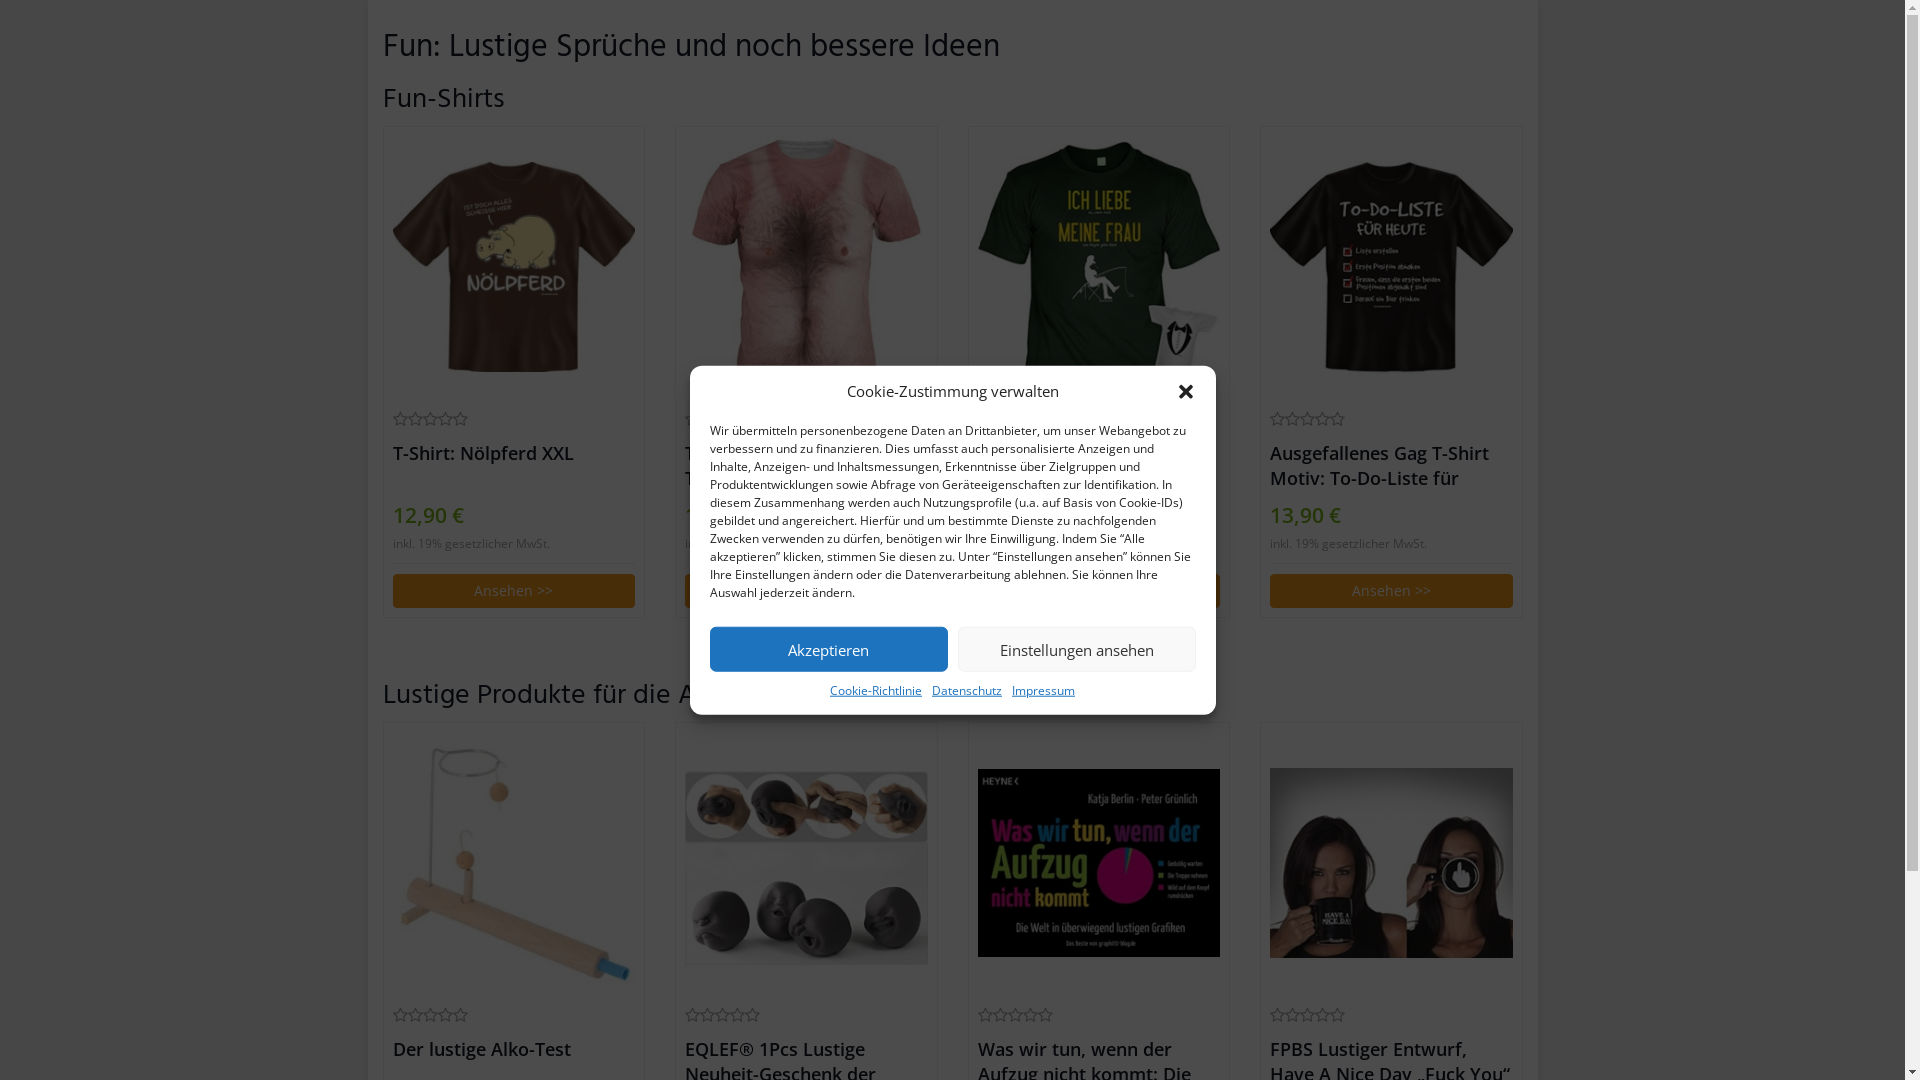 The width and height of the screenshot is (1920, 1080). What do you see at coordinates (513, 589) in the screenshot?
I see `'Ansehen >>'` at bounding box center [513, 589].